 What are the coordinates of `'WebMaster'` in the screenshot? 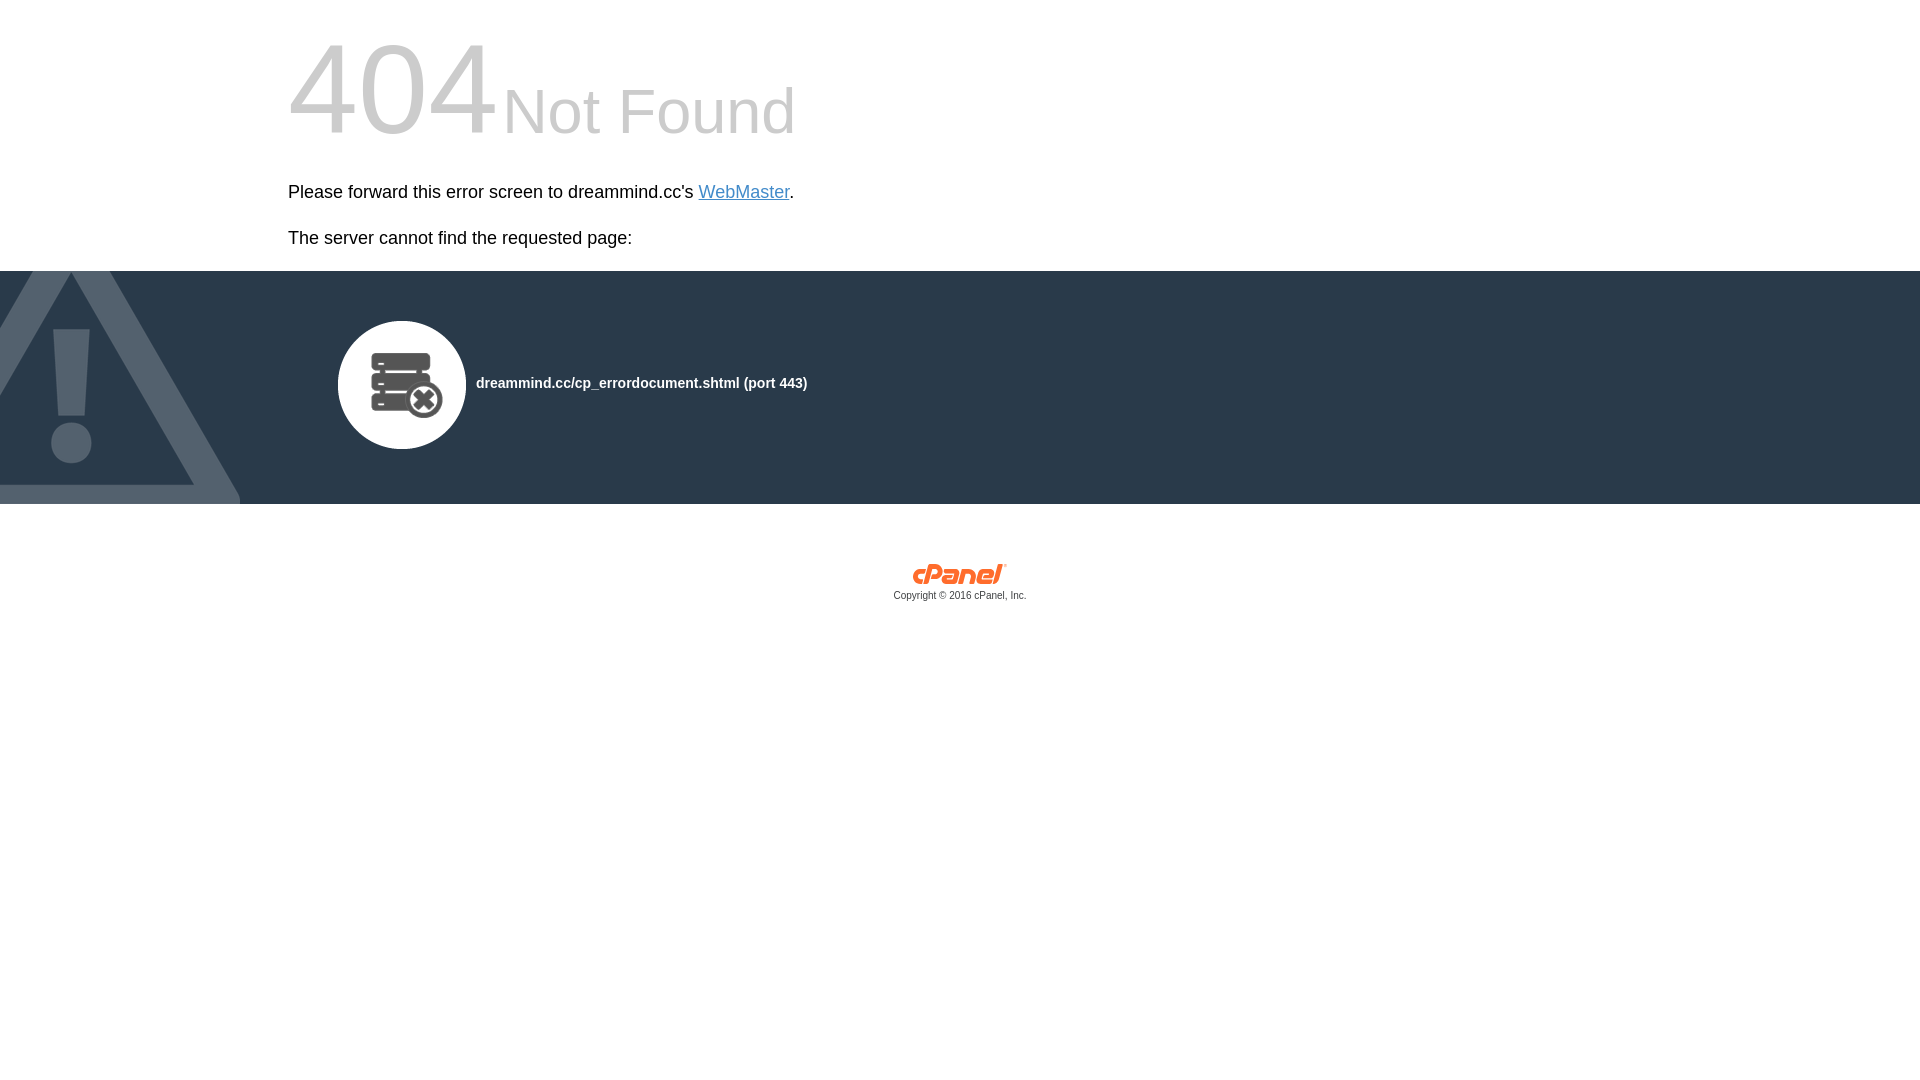 It's located at (743, 192).